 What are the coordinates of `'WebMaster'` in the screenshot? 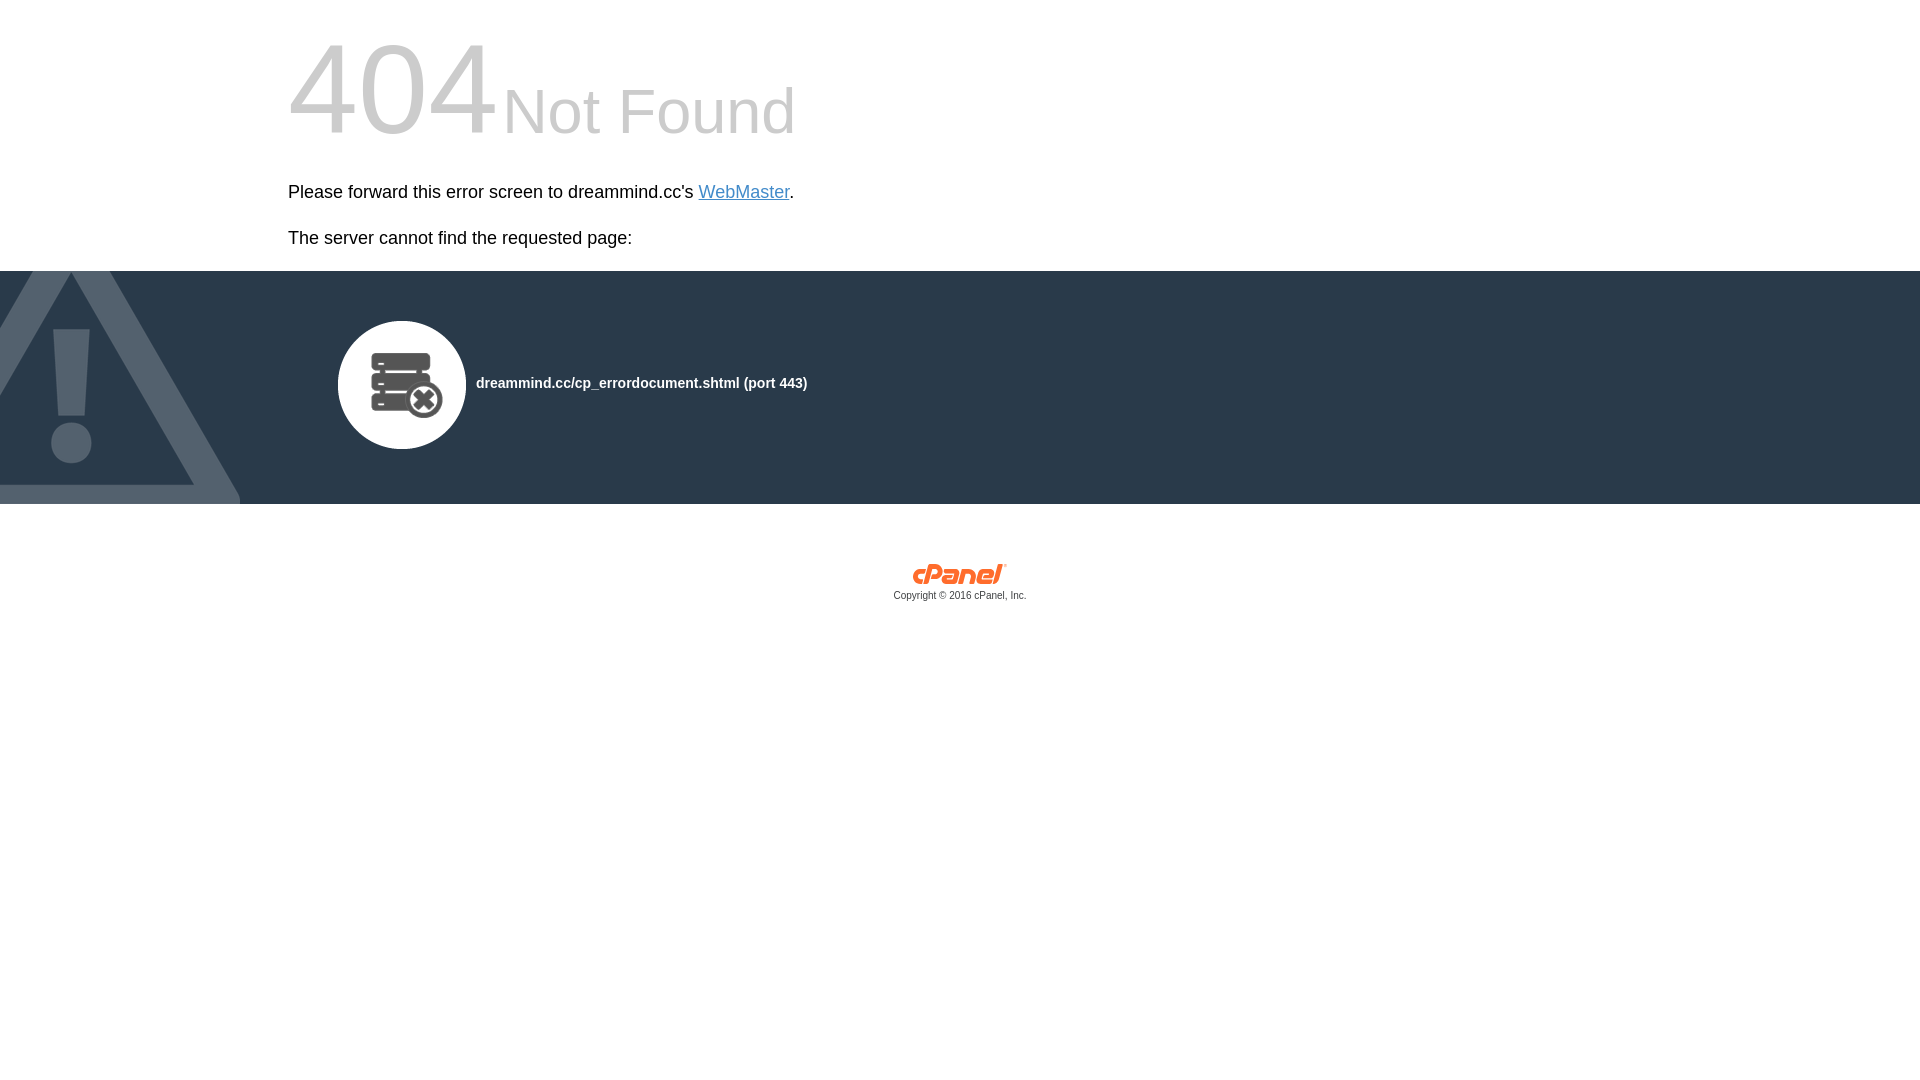 It's located at (743, 192).